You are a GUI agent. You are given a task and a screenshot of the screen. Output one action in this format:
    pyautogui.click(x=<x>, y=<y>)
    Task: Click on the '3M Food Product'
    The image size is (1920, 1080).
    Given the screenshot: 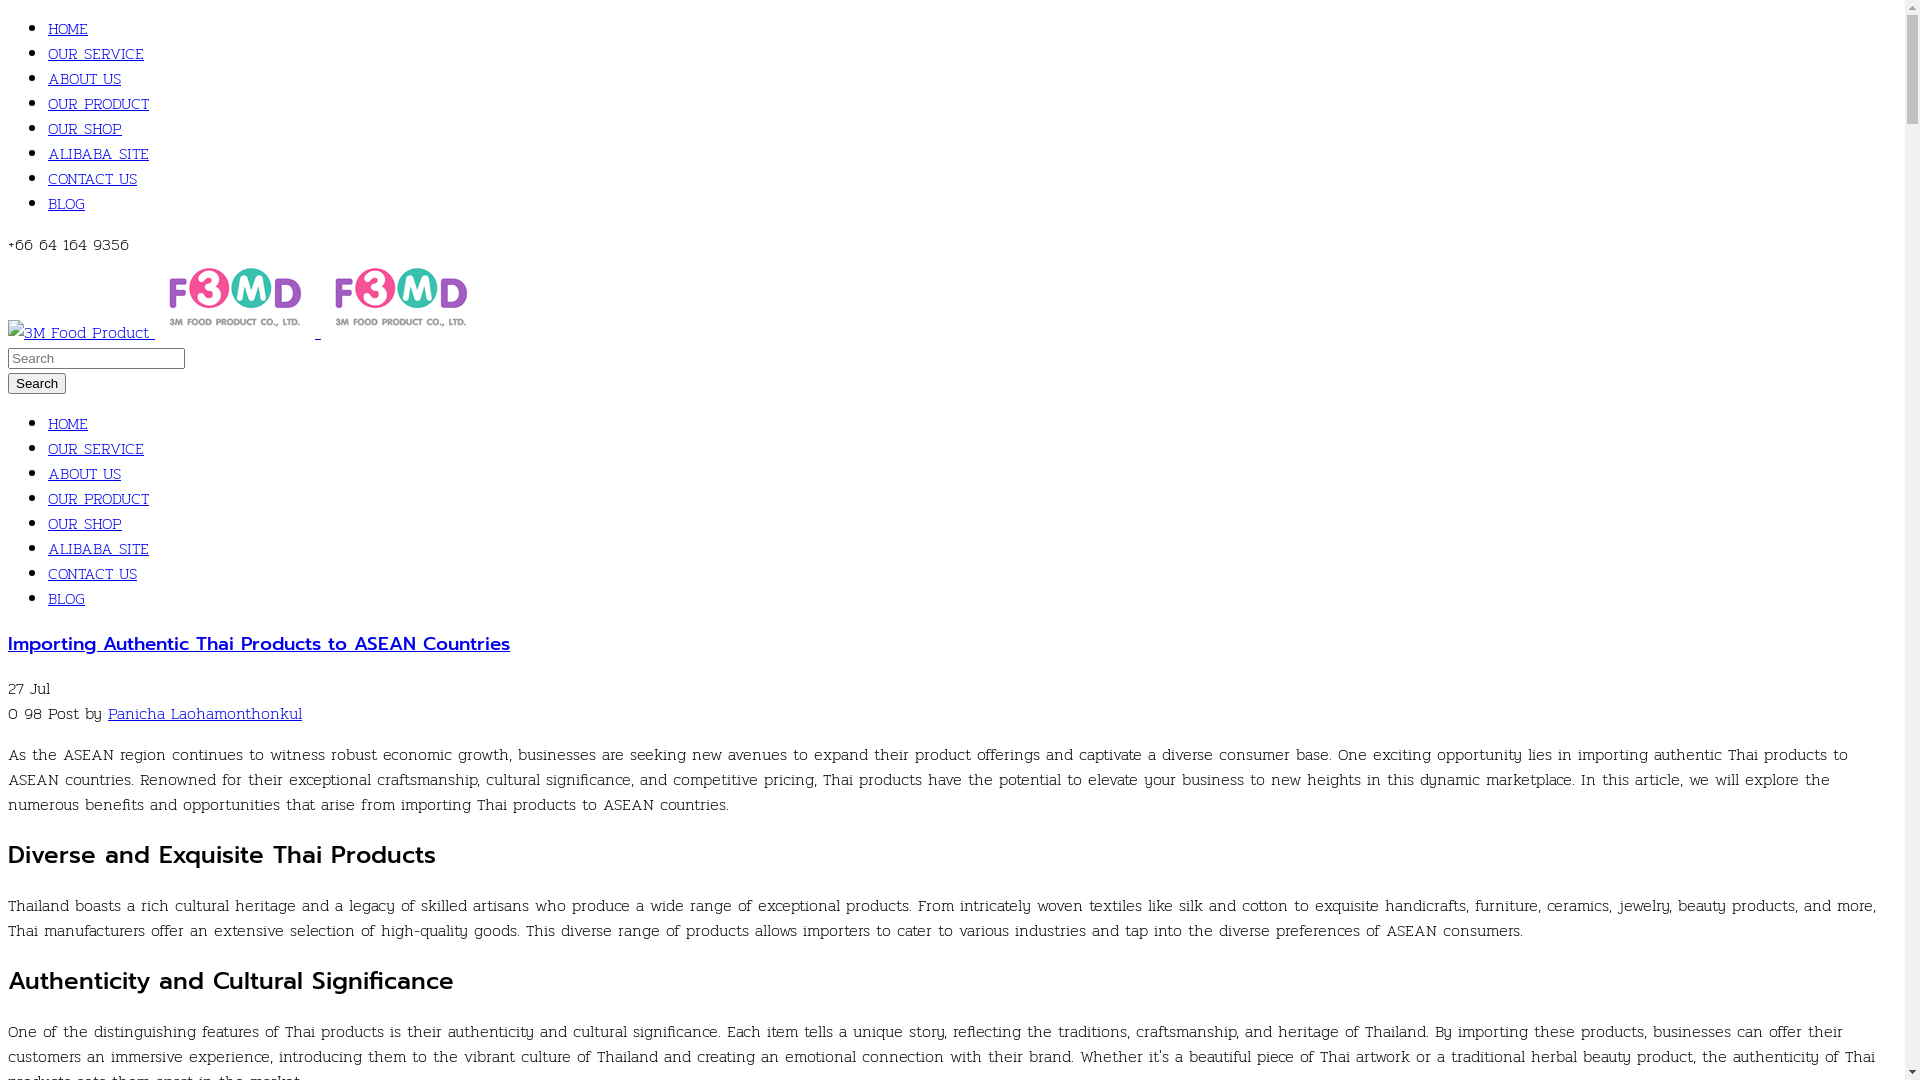 What is the action you would take?
    pyautogui.click(x=235, y=297)
    